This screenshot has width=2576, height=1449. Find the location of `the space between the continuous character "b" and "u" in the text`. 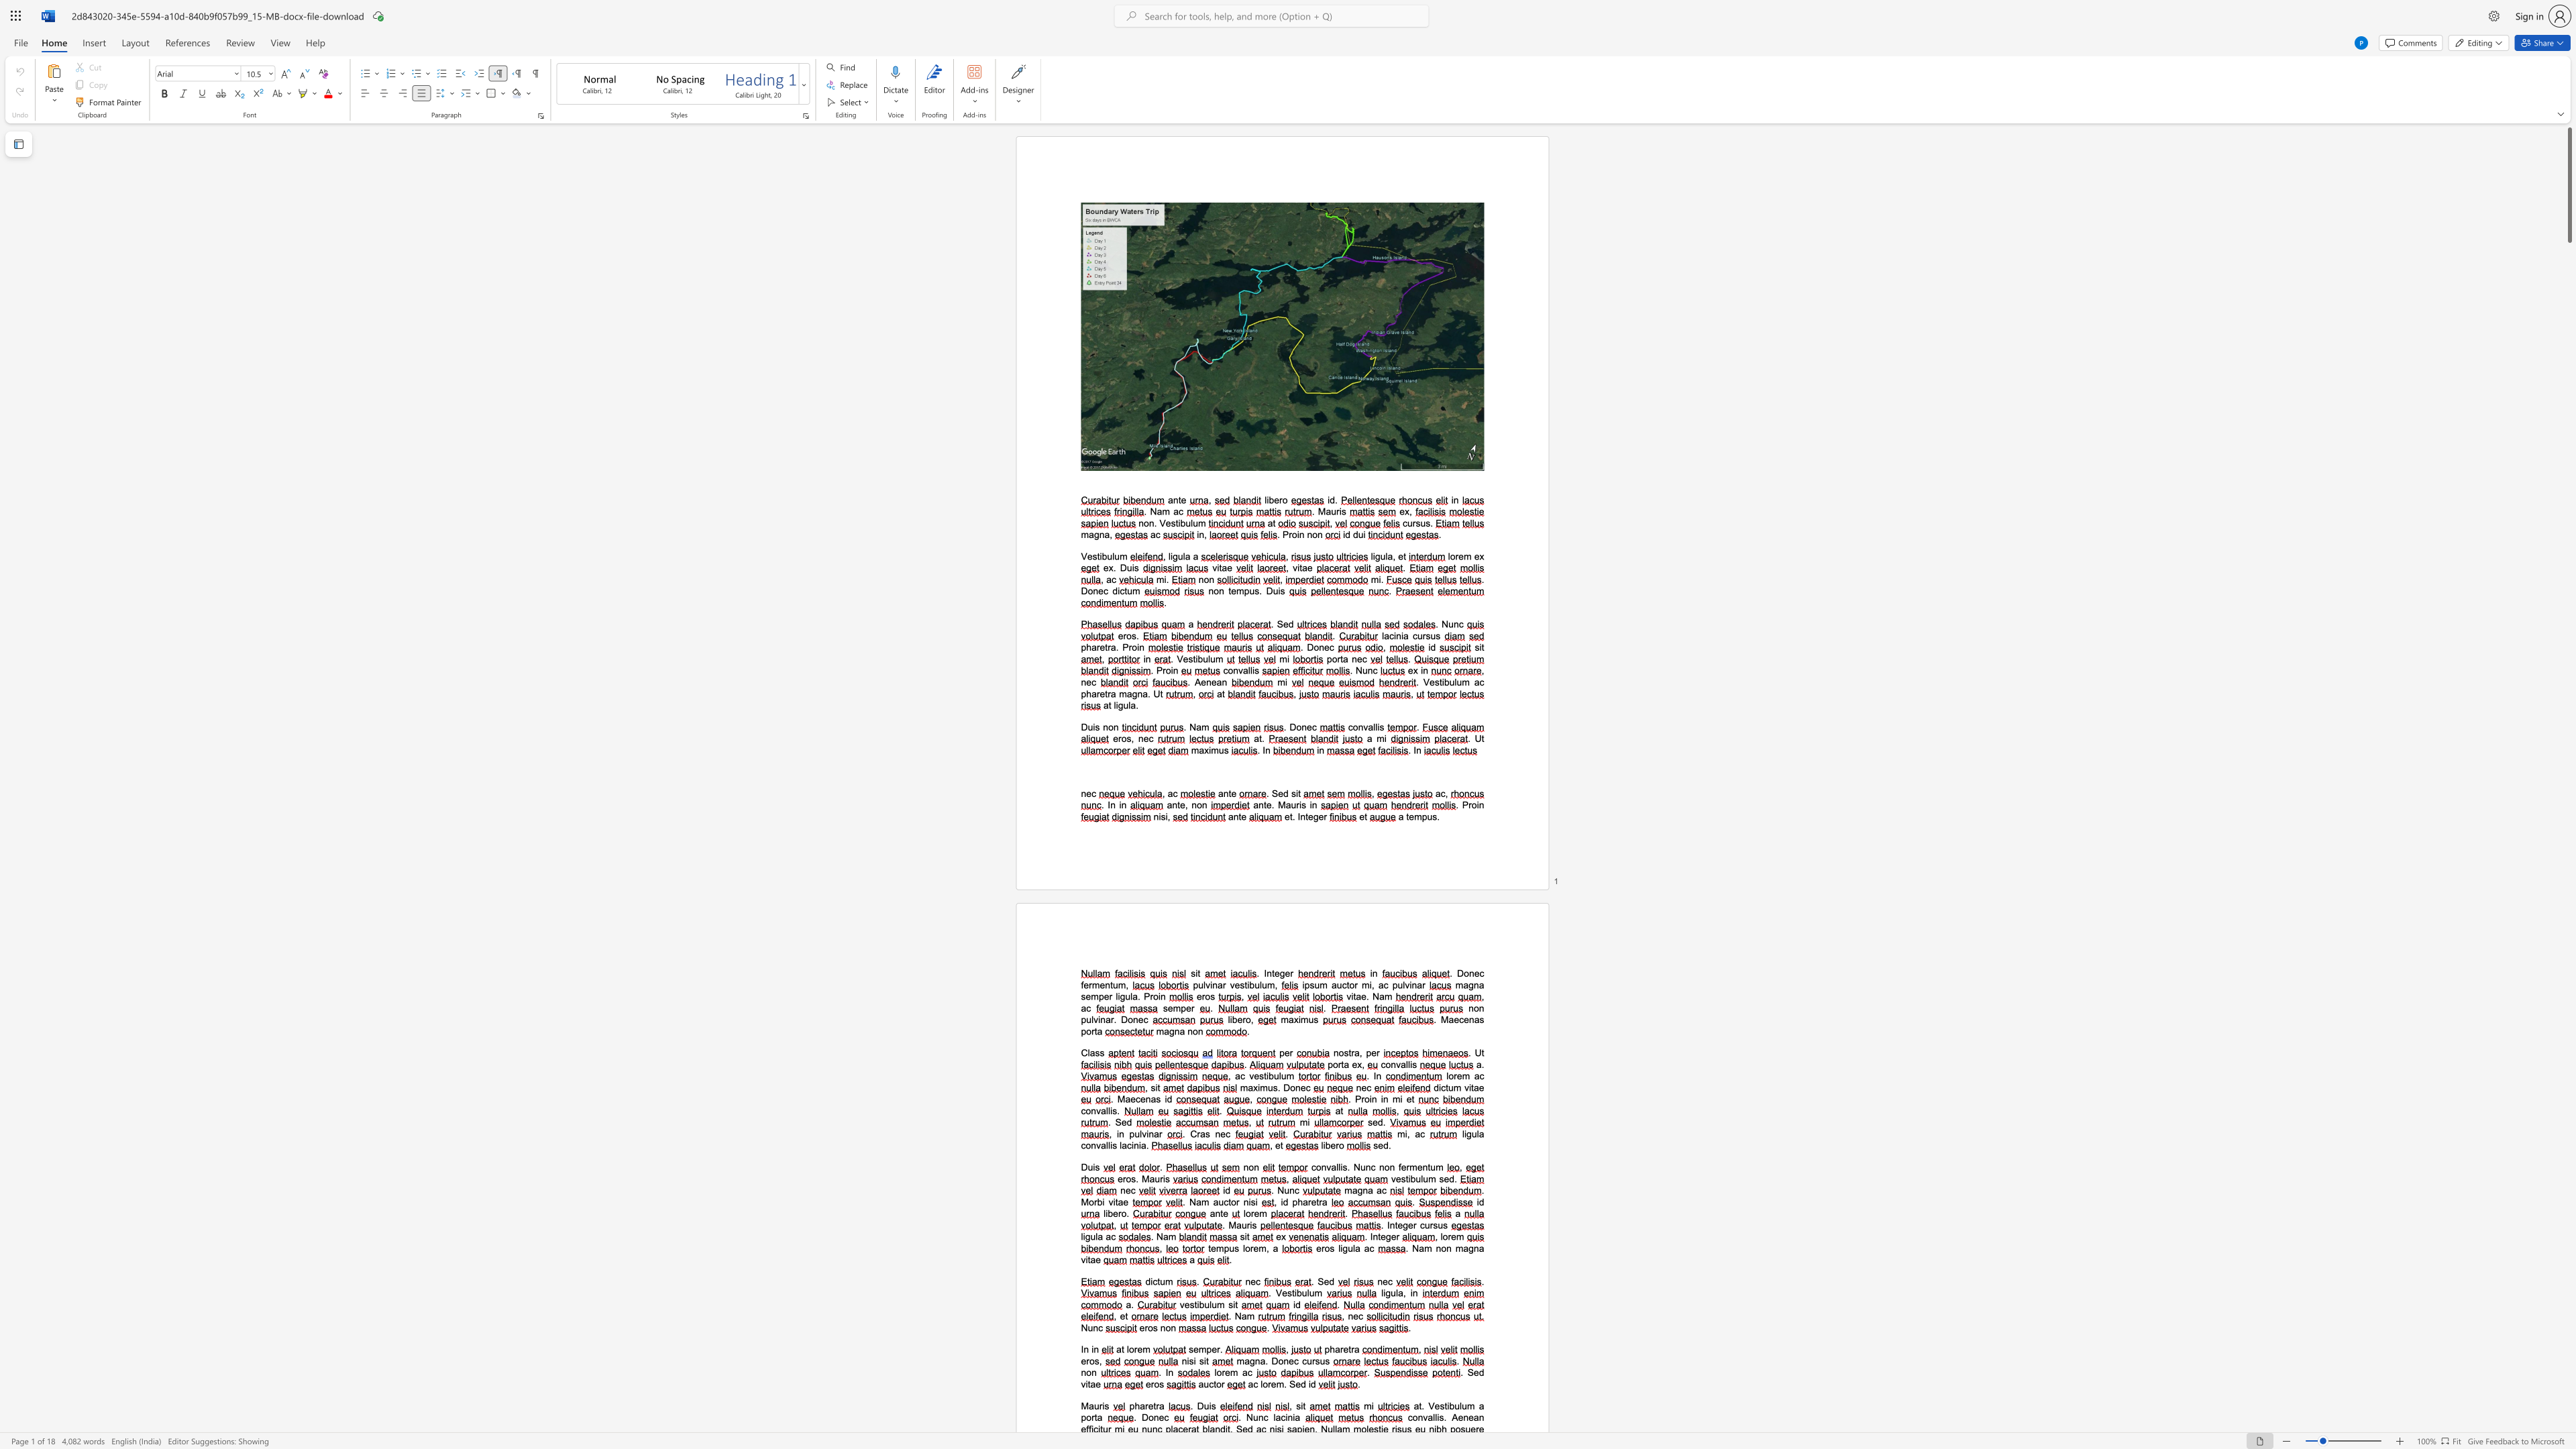

the space between the continuous character "b" and "u" in the text is located at coordinates (1301, 1293).